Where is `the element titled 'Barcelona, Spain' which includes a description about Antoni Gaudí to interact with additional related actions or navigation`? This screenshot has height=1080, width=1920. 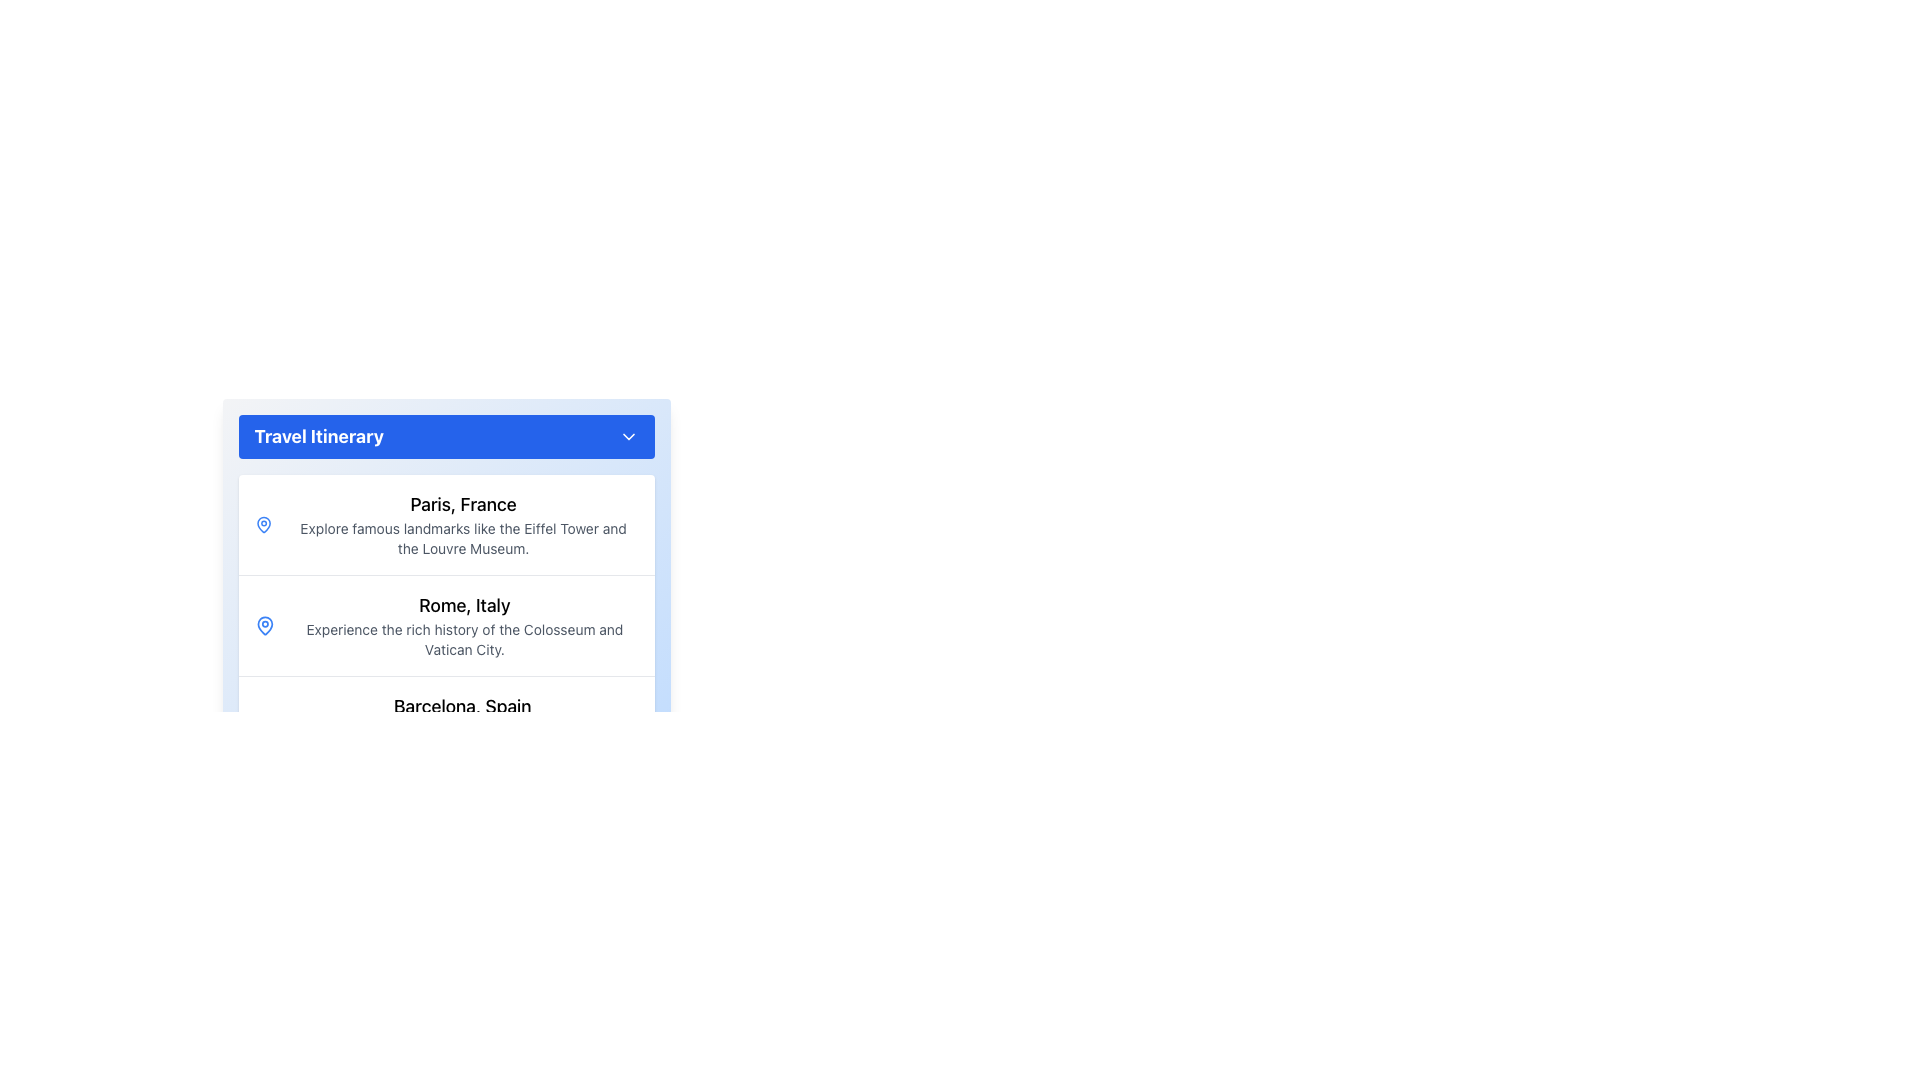
the element titled 'Barcelona, Spain' which includes a description about Antoni Gaudí to interact with additional related actions or navigation is located at coordinates (461, 726).